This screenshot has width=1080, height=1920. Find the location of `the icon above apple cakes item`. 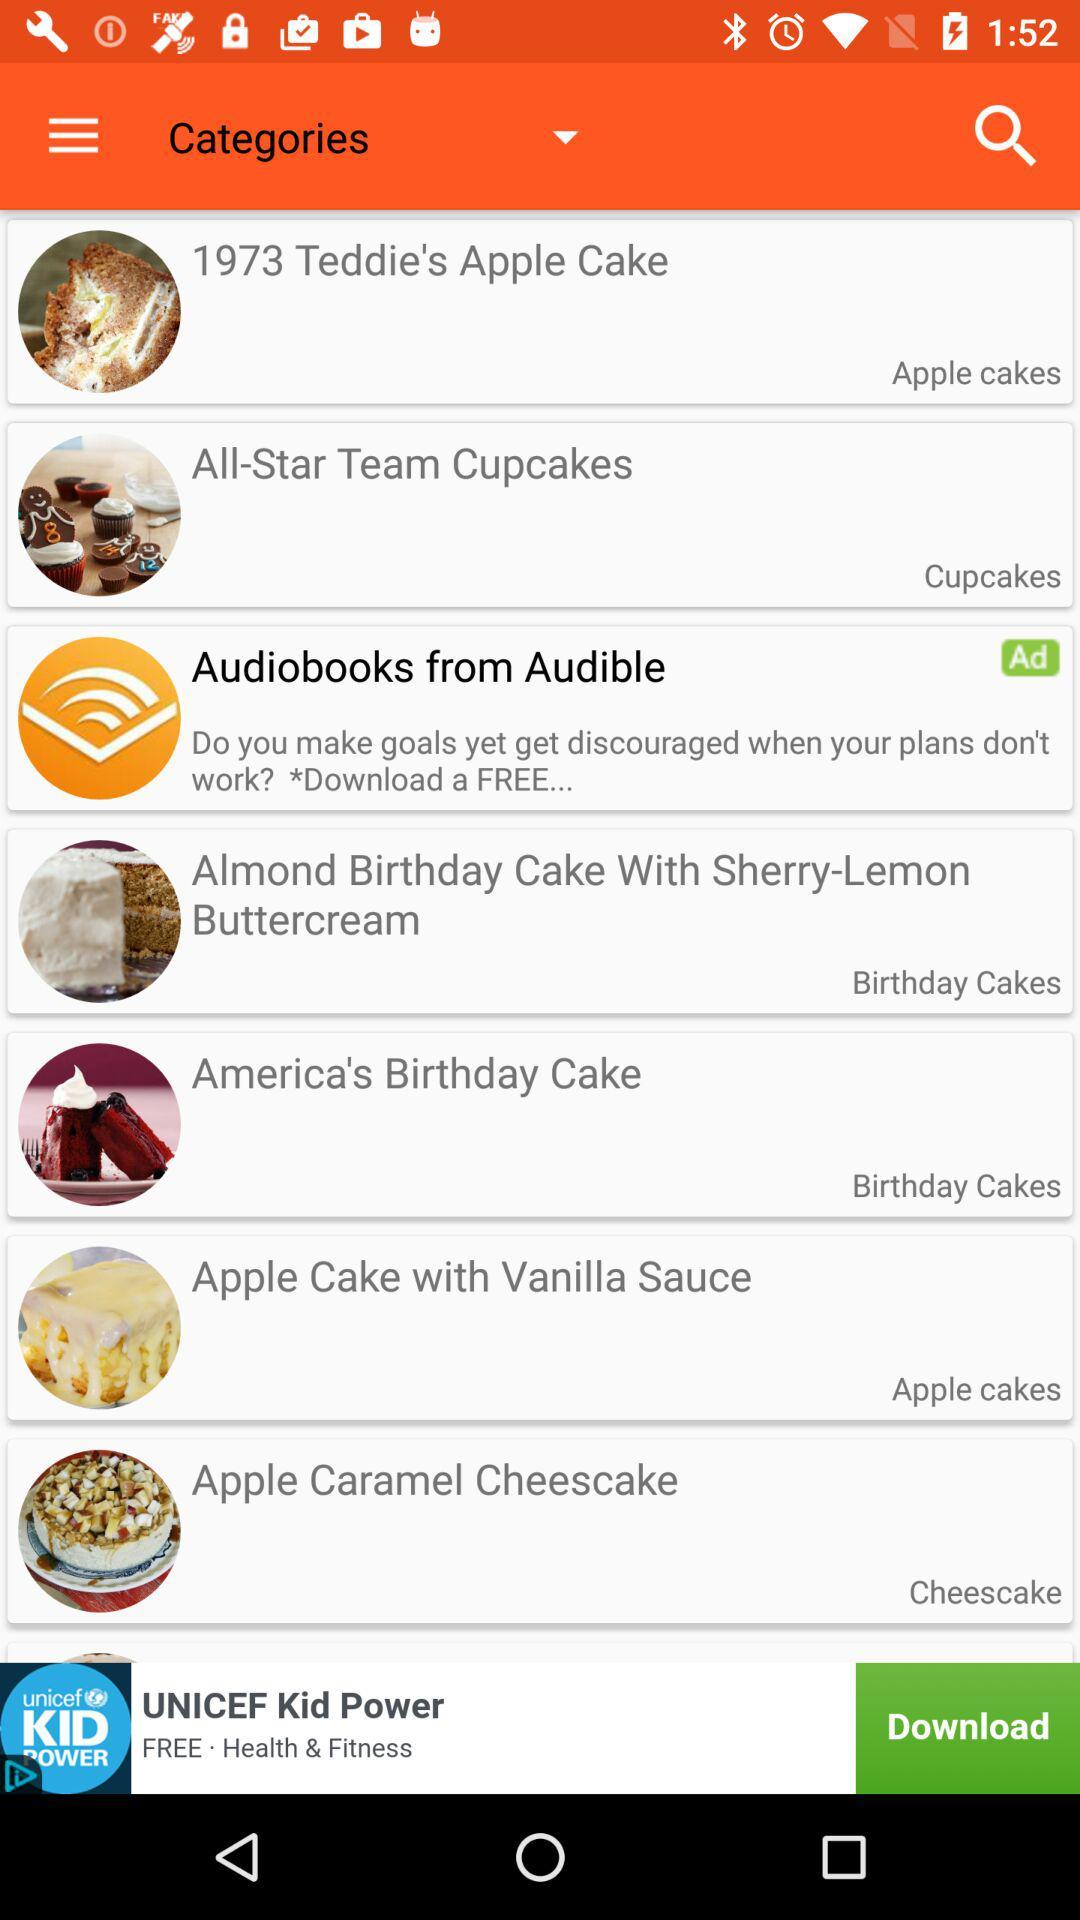

the icon above apple cakes item is located at coordinates (1006, 135).